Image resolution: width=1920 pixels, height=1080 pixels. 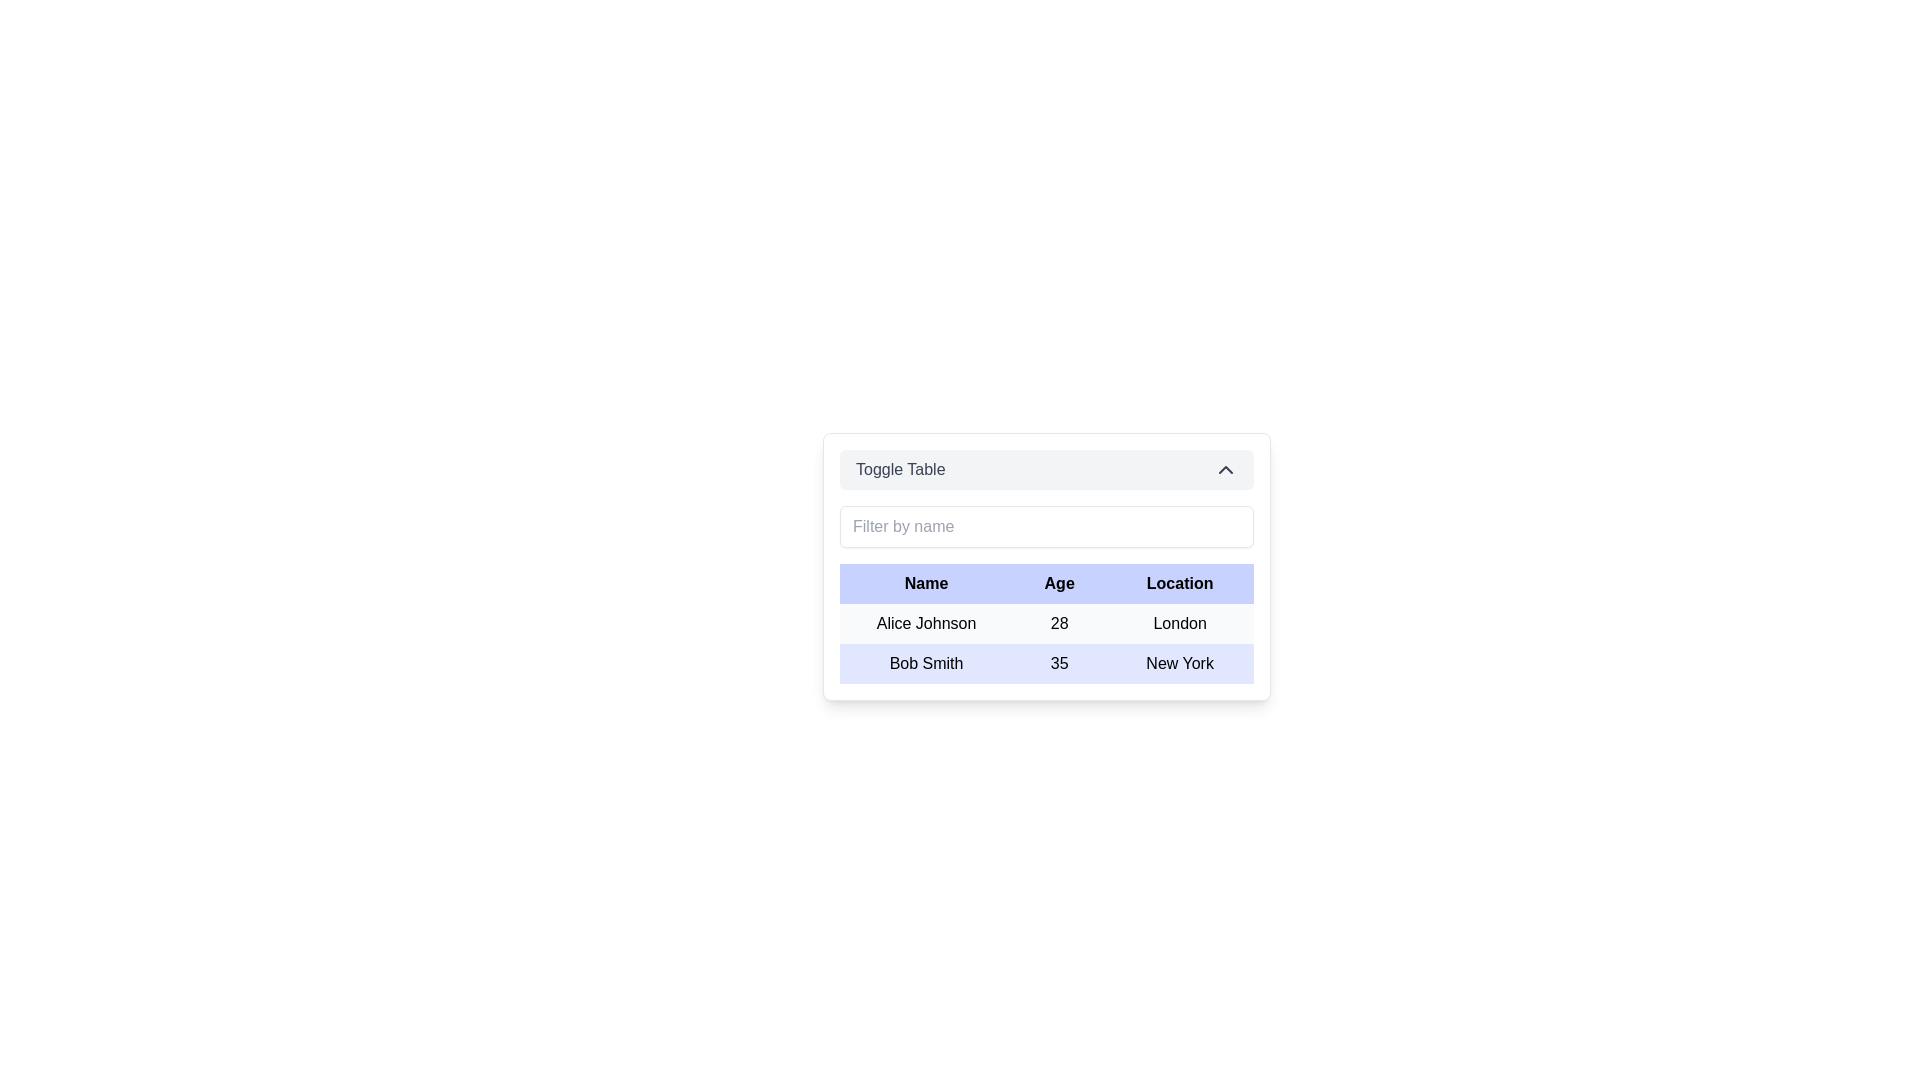 I want to click on the Table Header Cell labeled 'Age' with a light blue background for interaction highlighting, so click(x=1058, y=583).